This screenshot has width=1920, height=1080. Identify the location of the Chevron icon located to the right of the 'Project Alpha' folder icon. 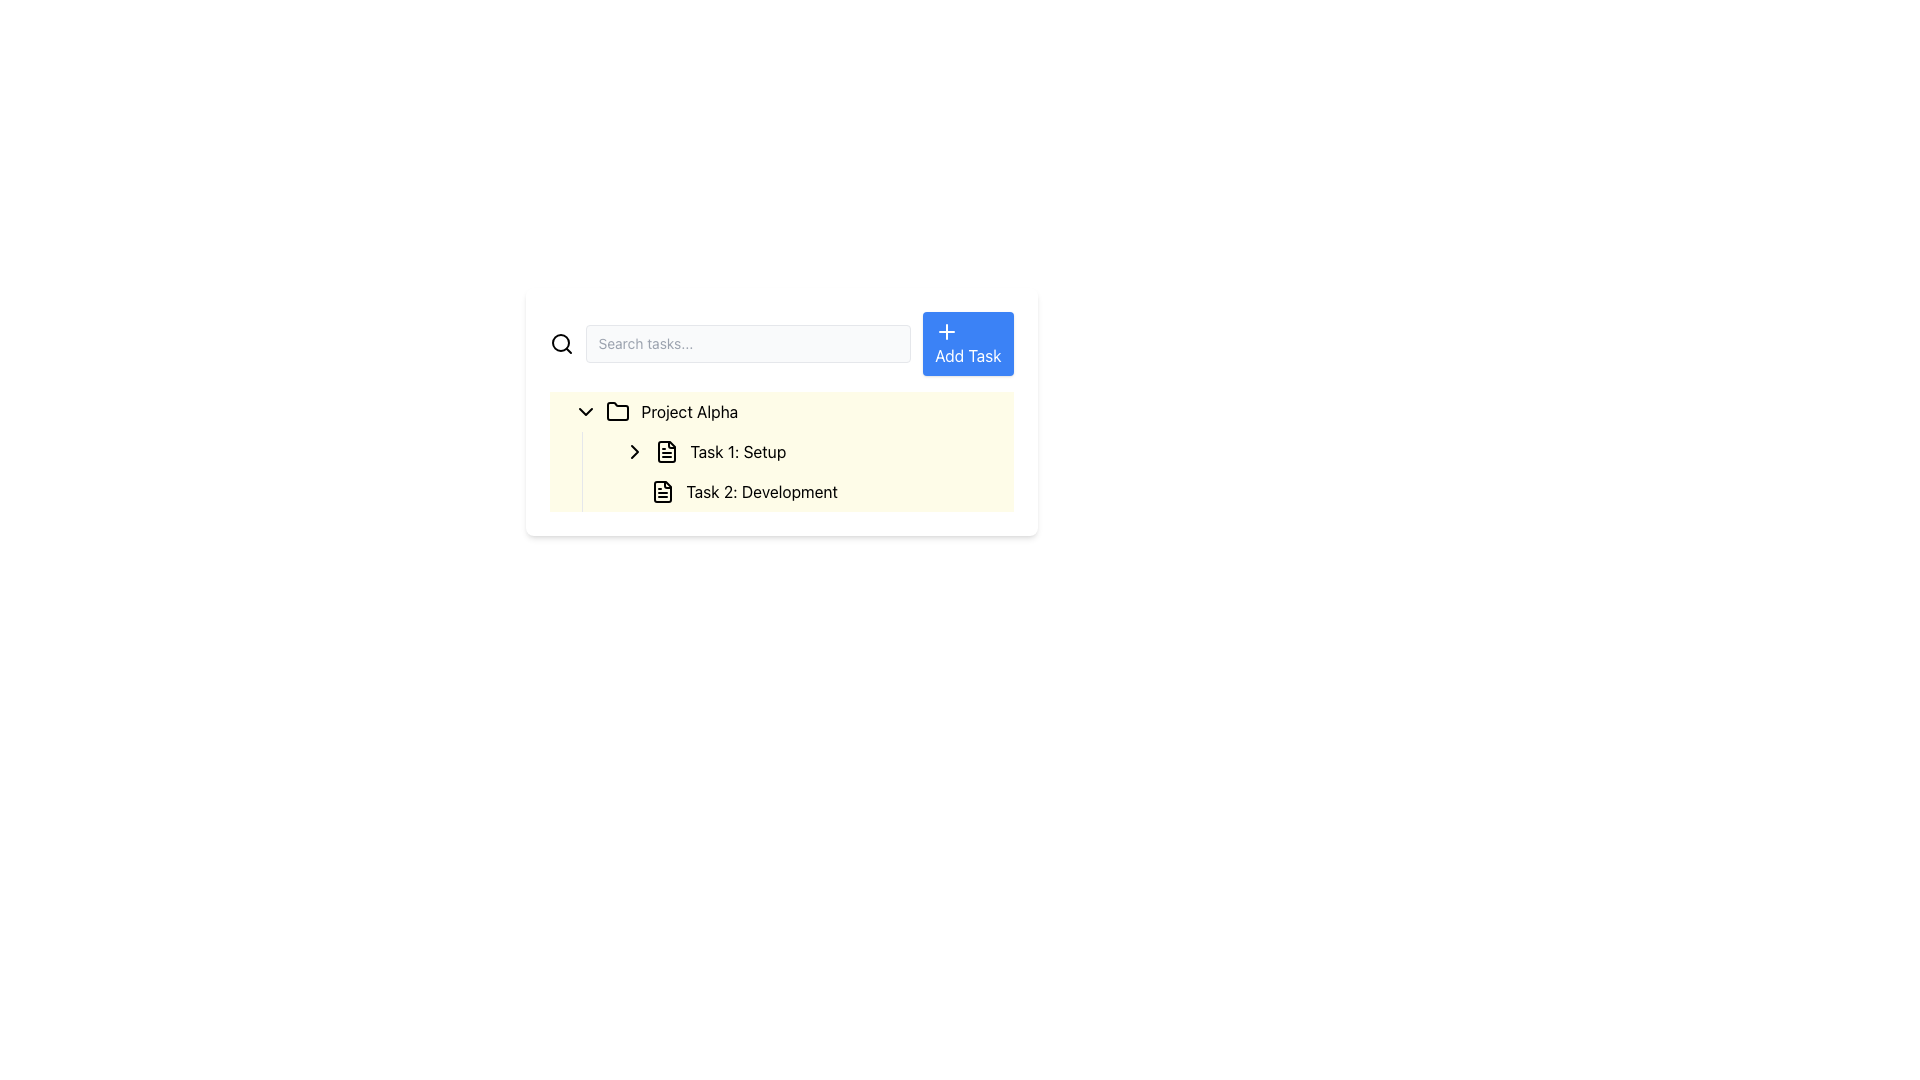
(633, 451).